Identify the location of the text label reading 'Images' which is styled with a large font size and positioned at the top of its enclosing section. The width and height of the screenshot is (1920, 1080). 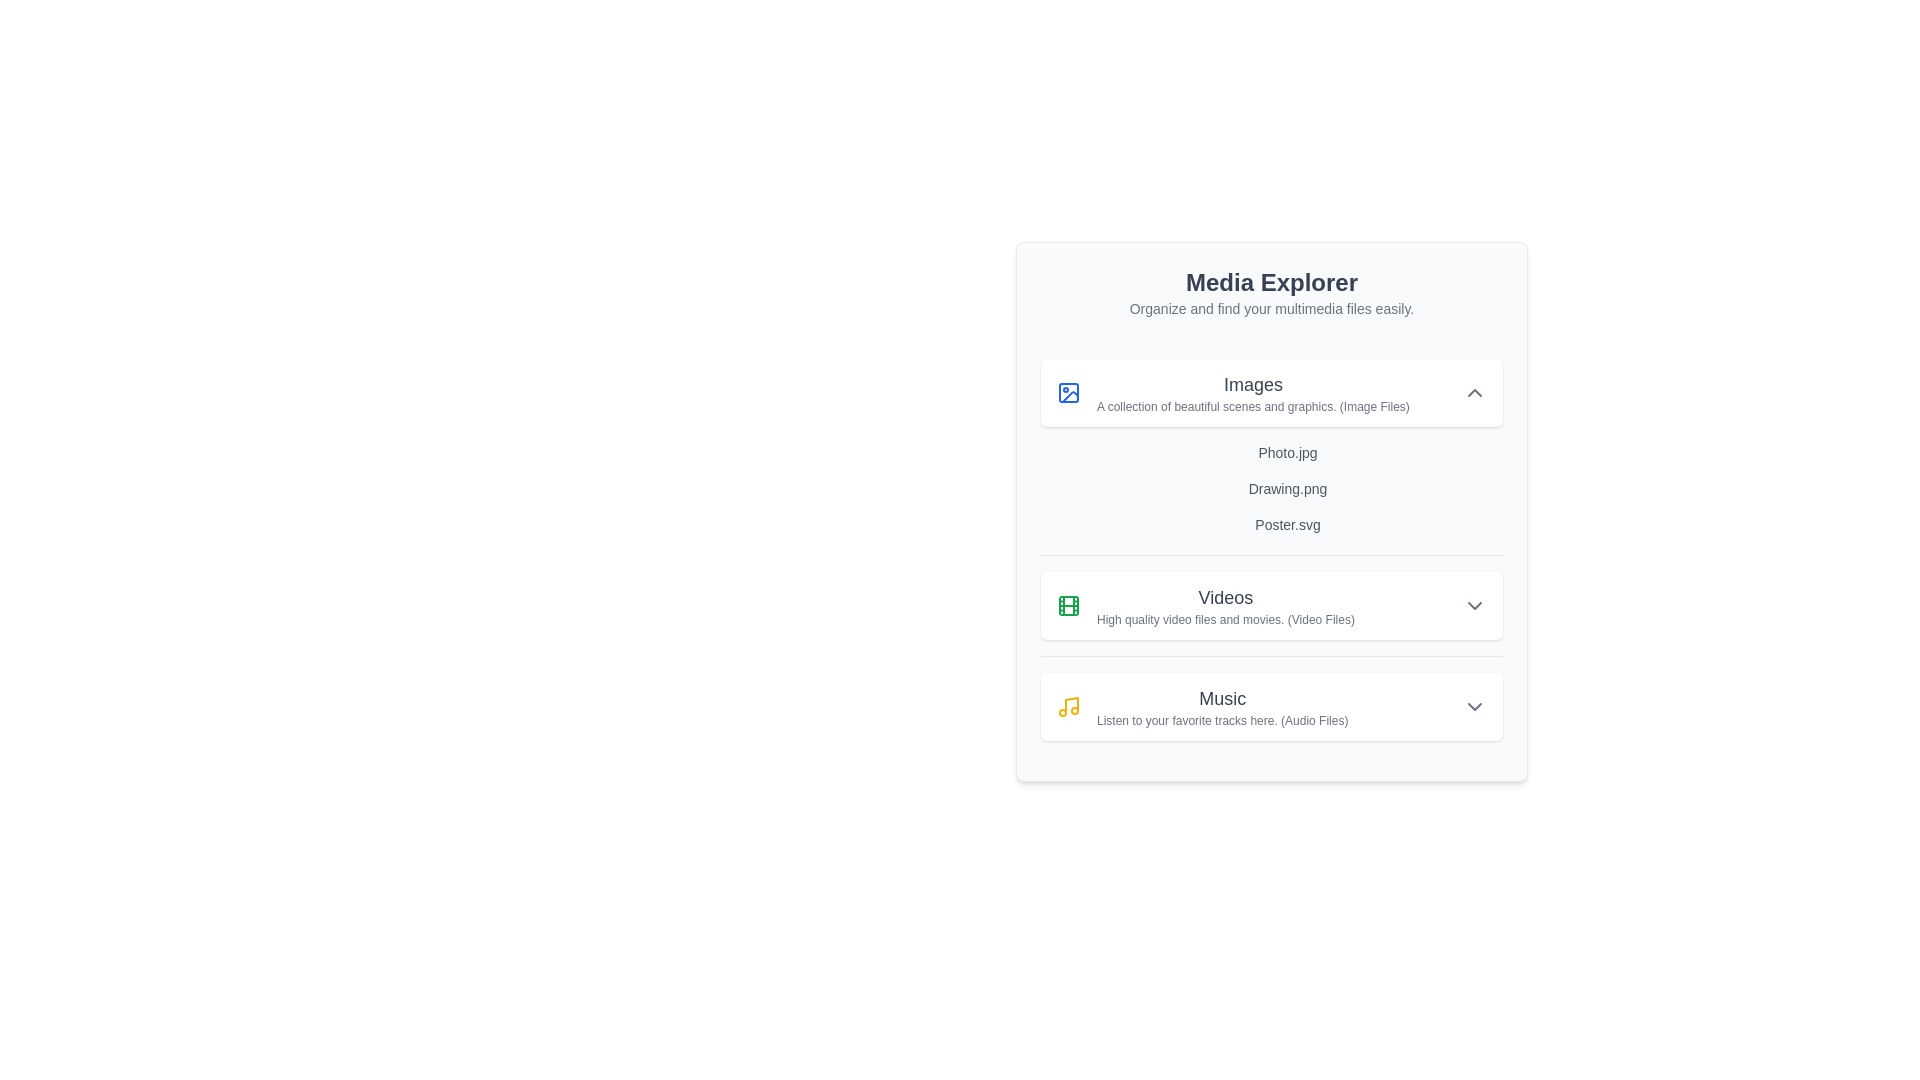
(1252, 385).